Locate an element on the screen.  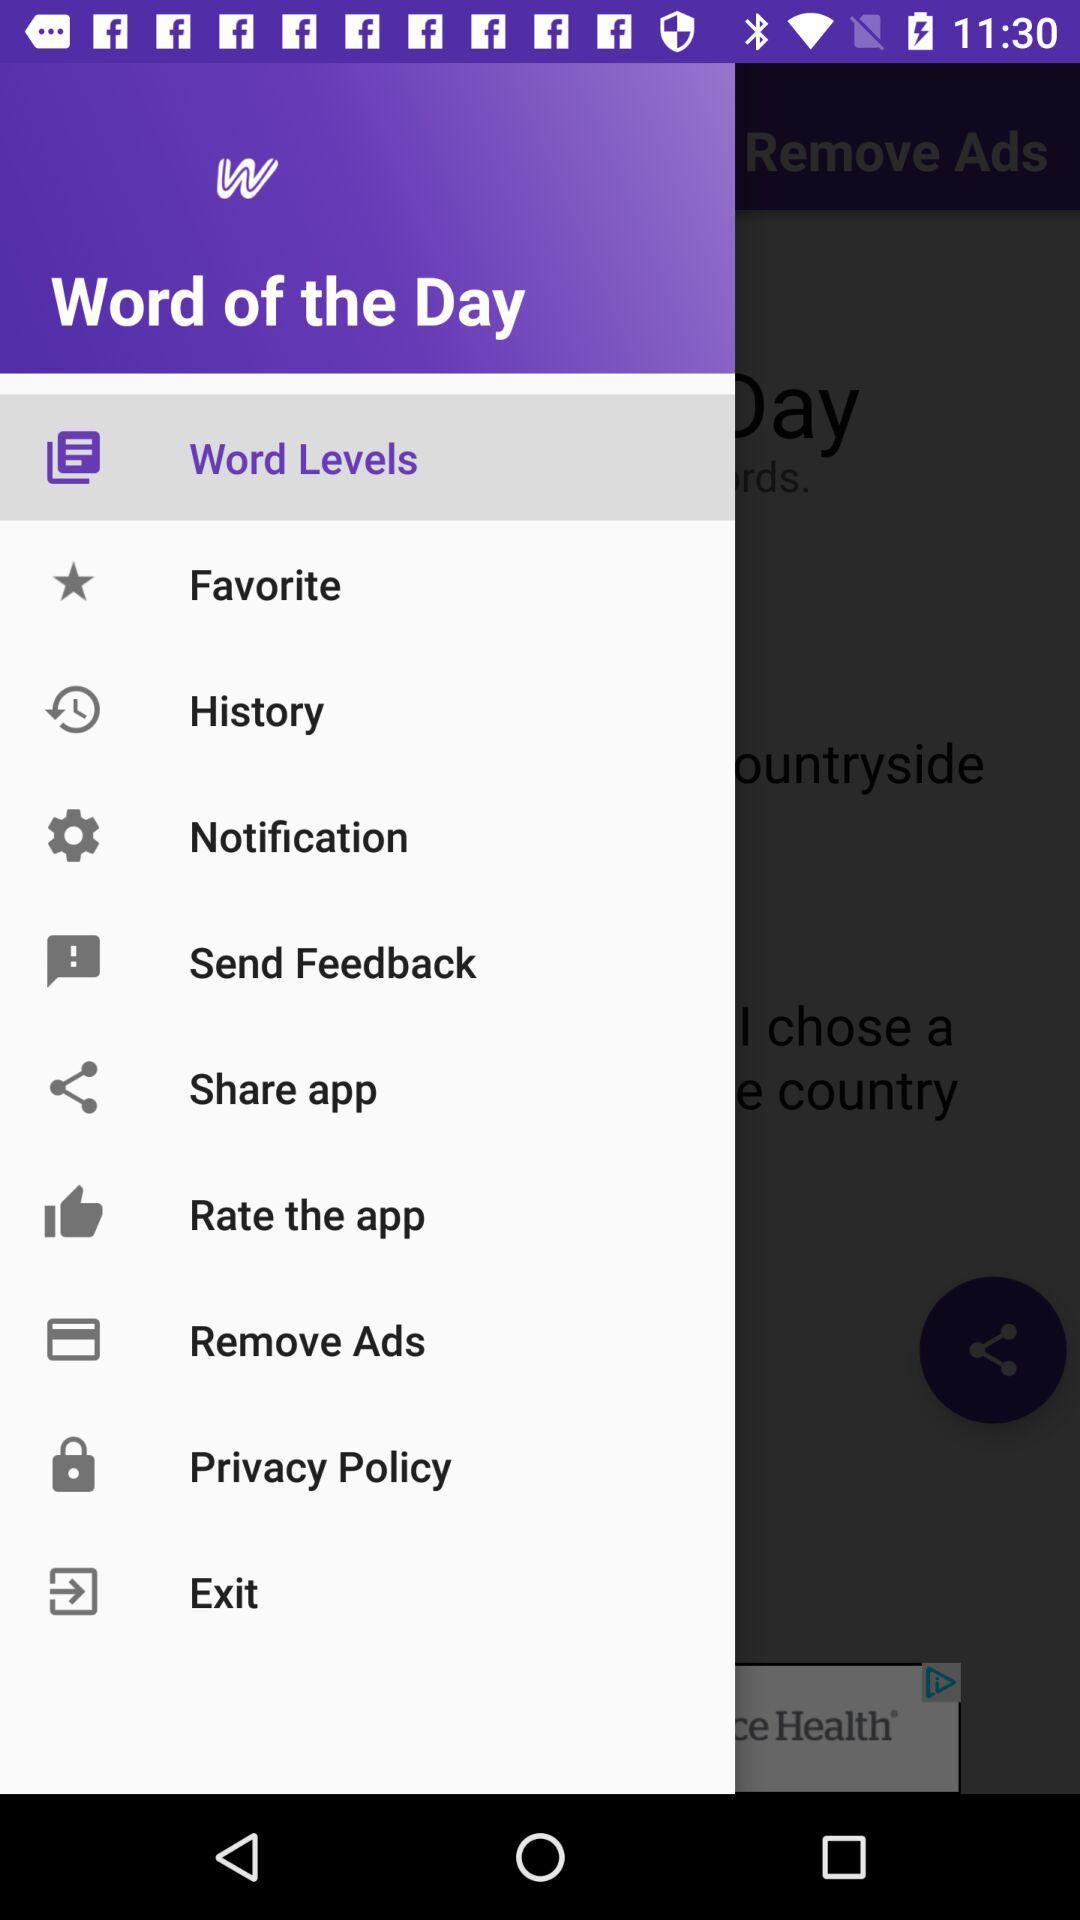
the share icon is located at coordinates (992, 1349).